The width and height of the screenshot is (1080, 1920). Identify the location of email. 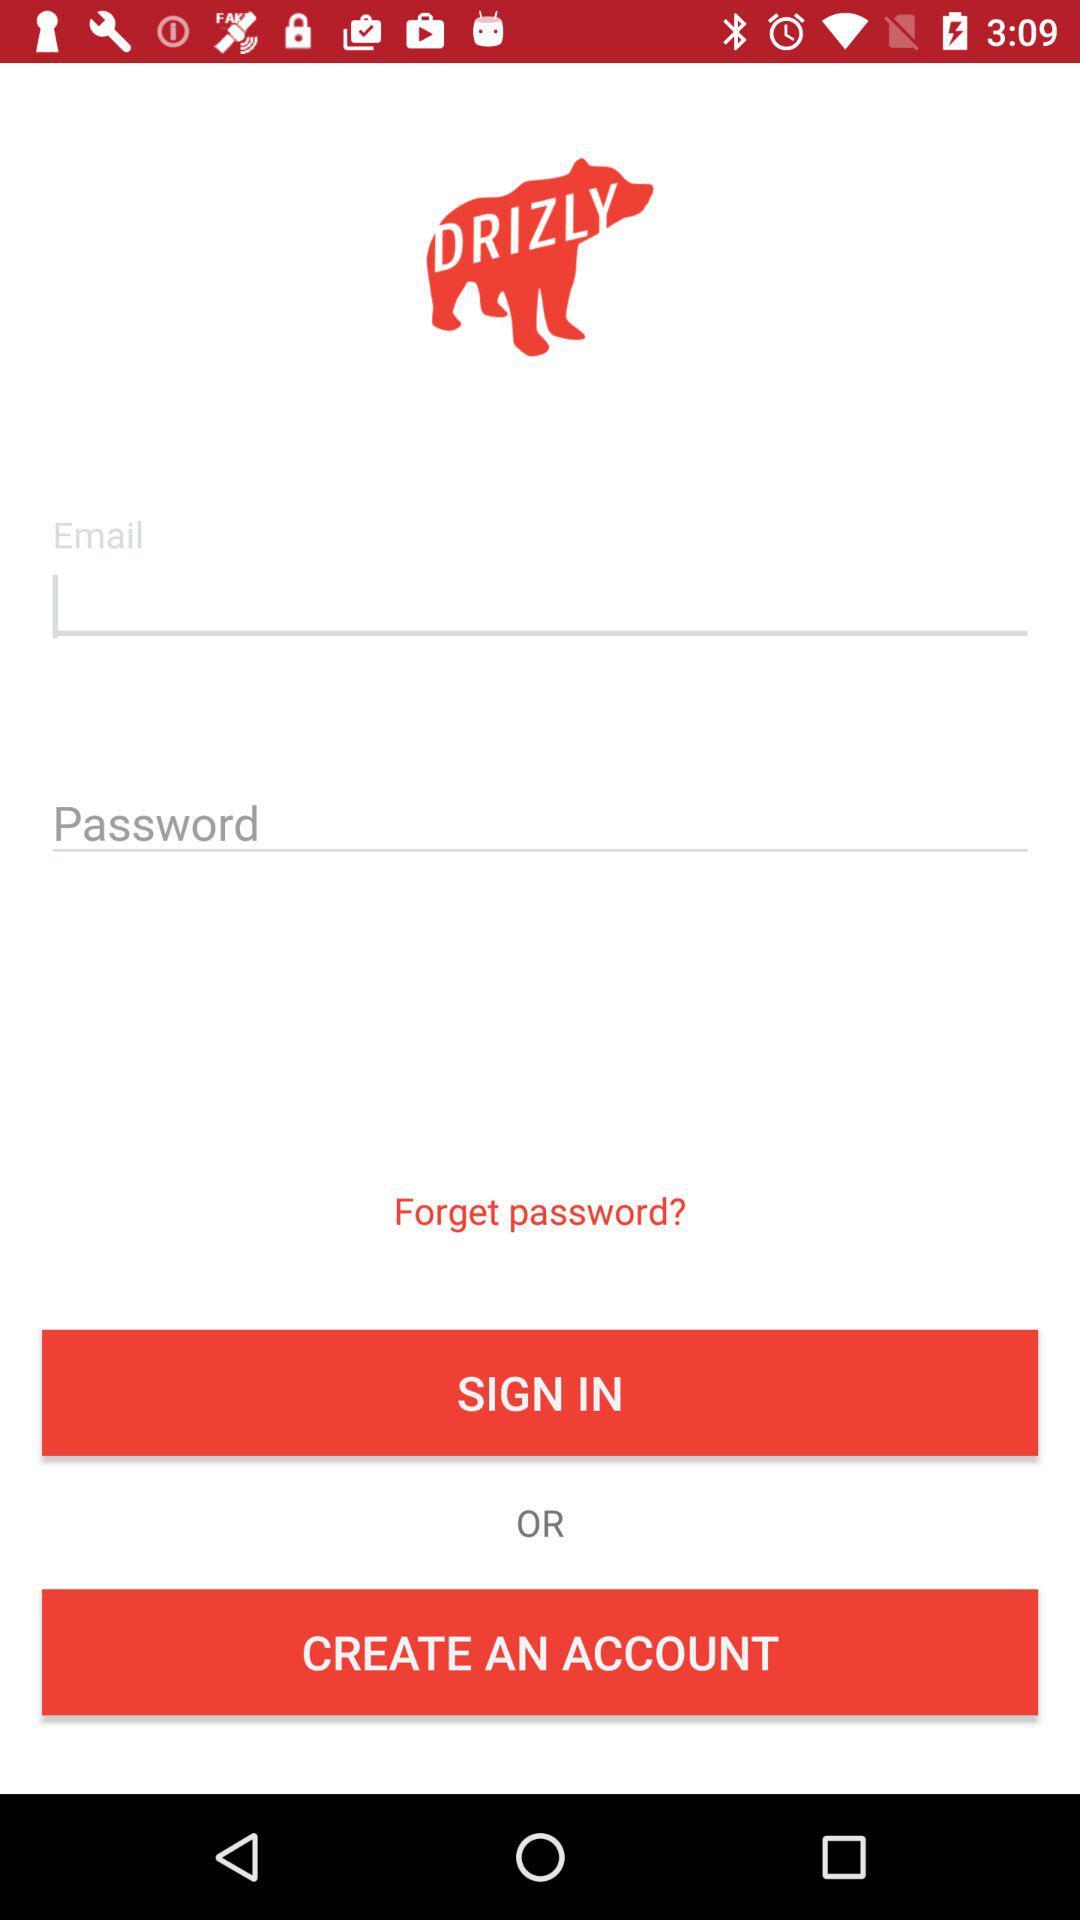
(540, 600).